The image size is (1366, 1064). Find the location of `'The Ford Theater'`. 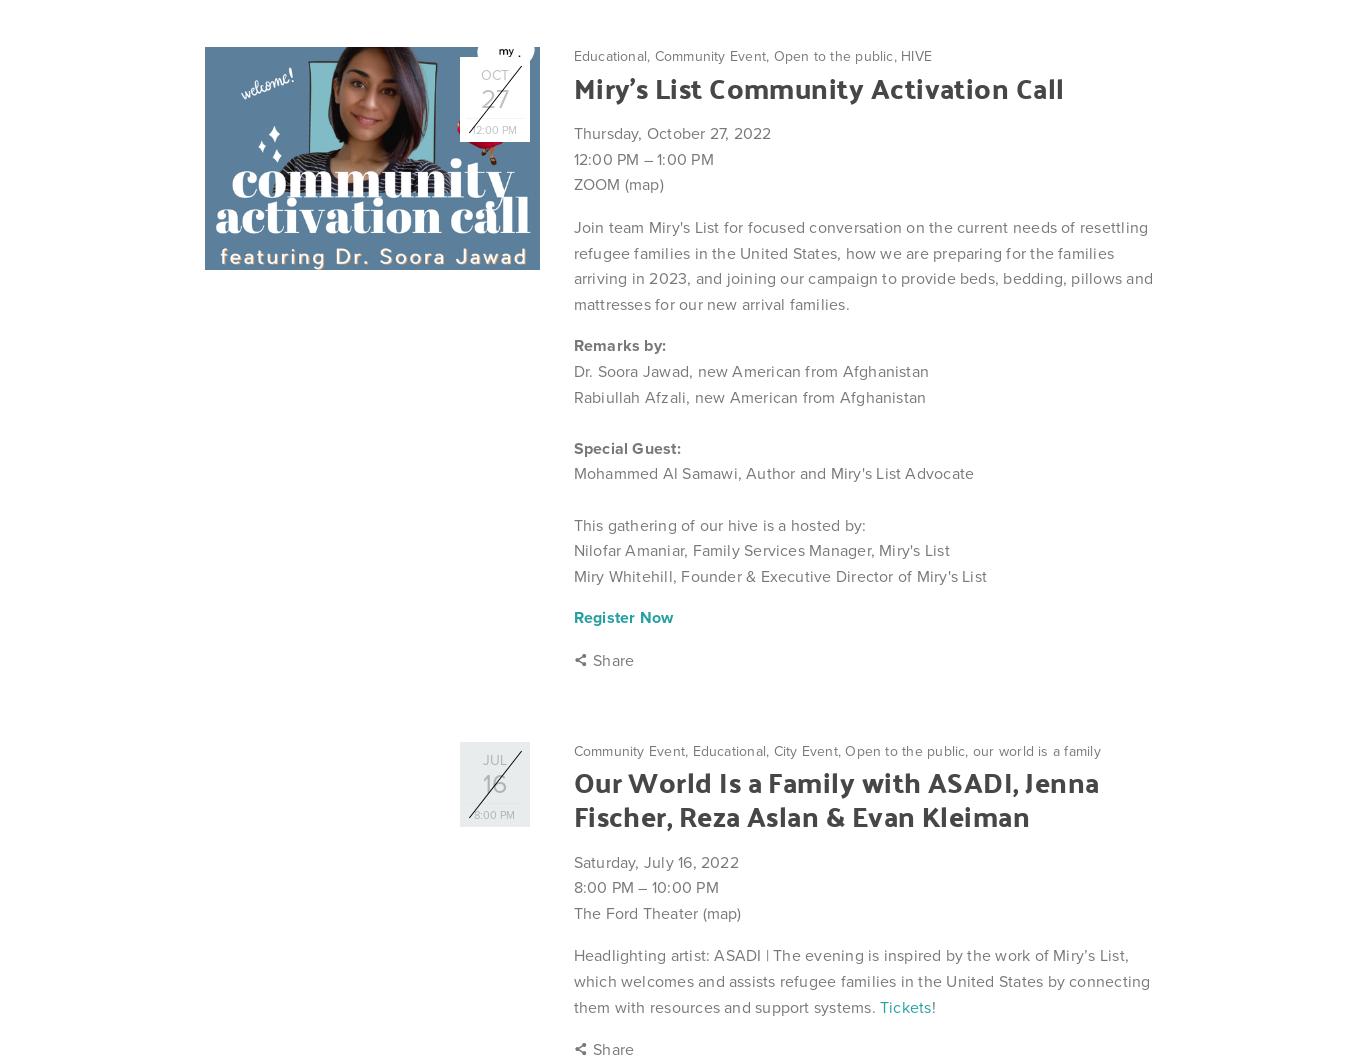

'The Ford Theater' is located at coordinates (636, 912).